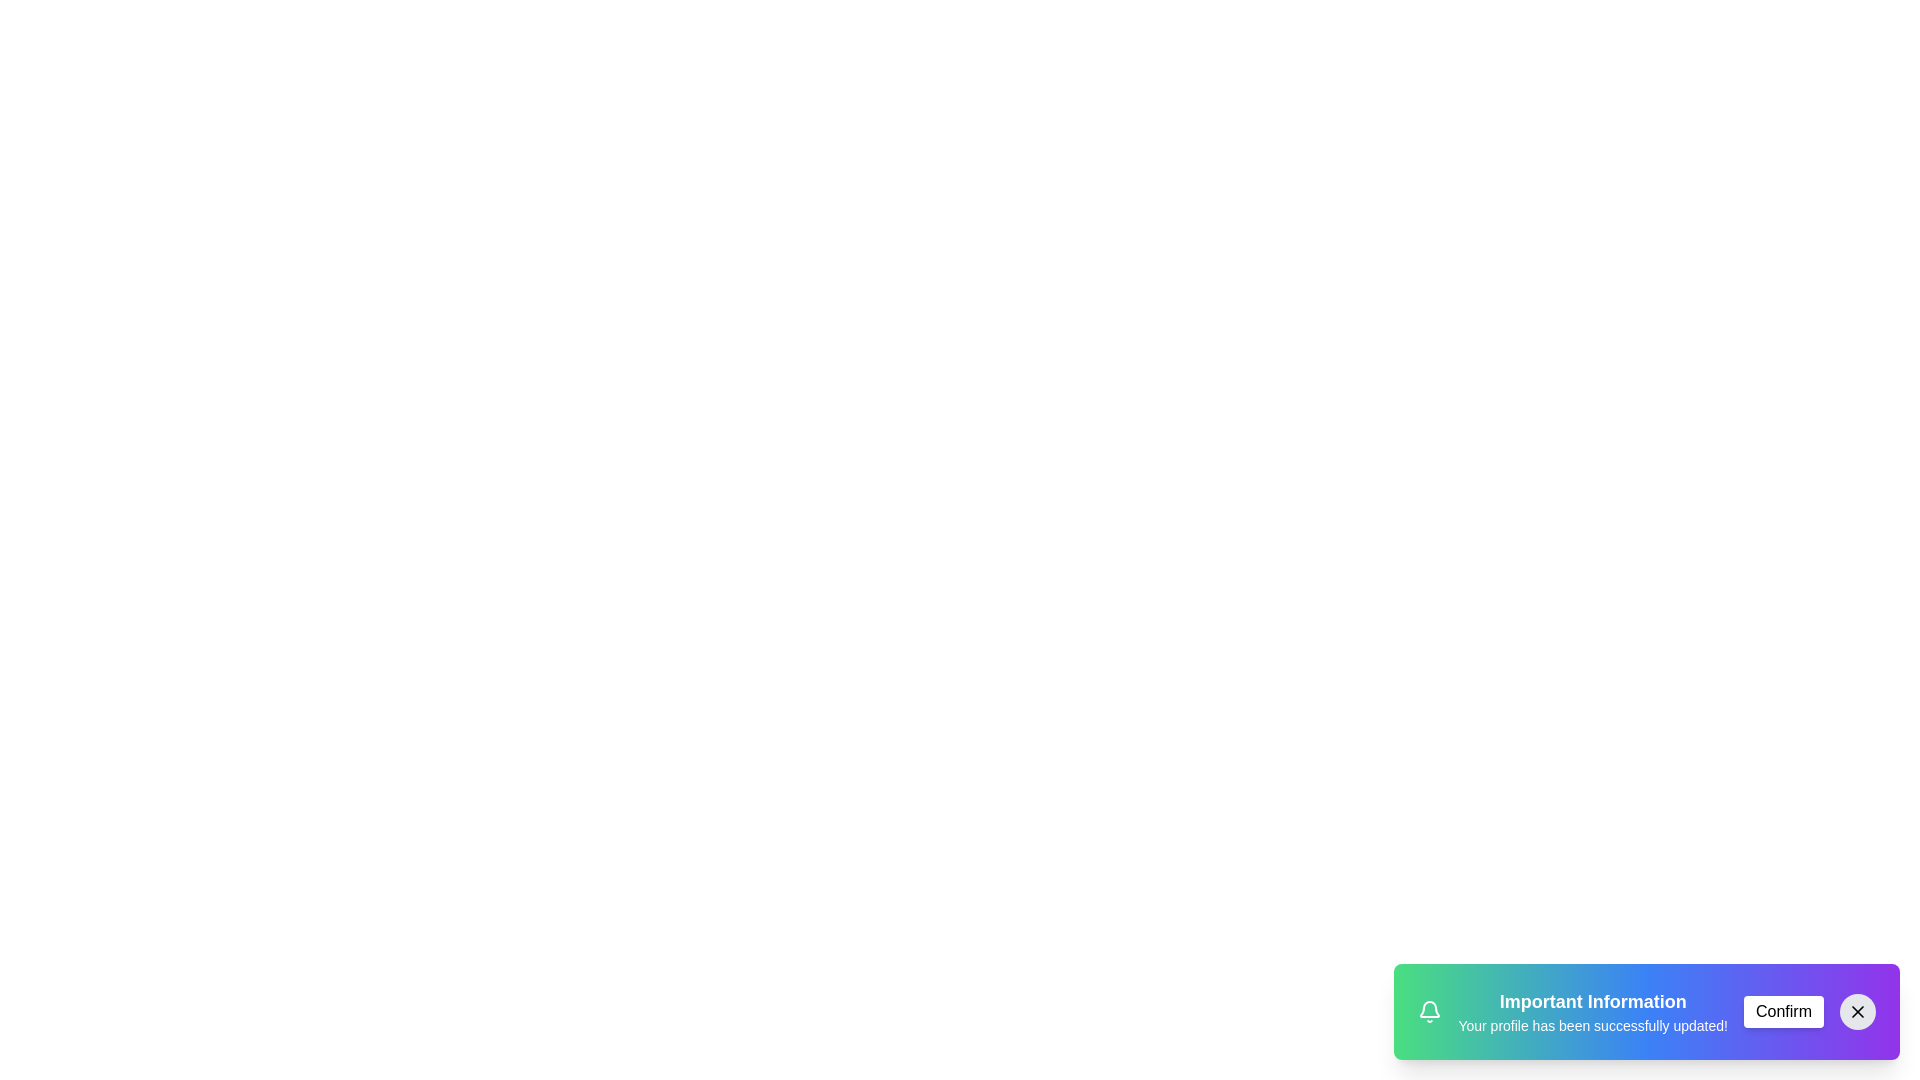 Image resolution: width=1920 pixels, height=1080 pixels. Describe the element at coordinates (1784, 1011) in the screenshot. I see `the 'Confirm' button to confirm the action` at that location.